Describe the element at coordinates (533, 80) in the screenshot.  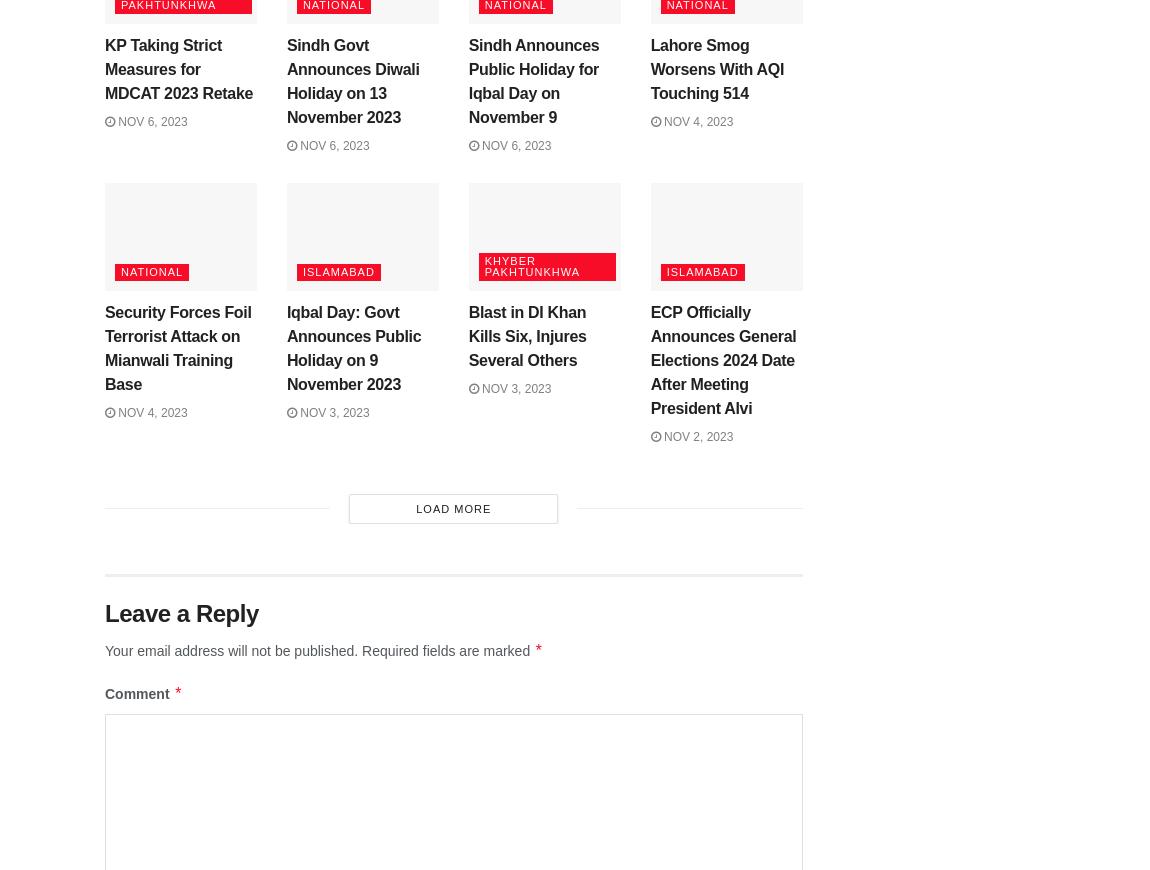
I see `'Sindh Announces Public Holiday for Iqbal Day on November 9'` at that location.